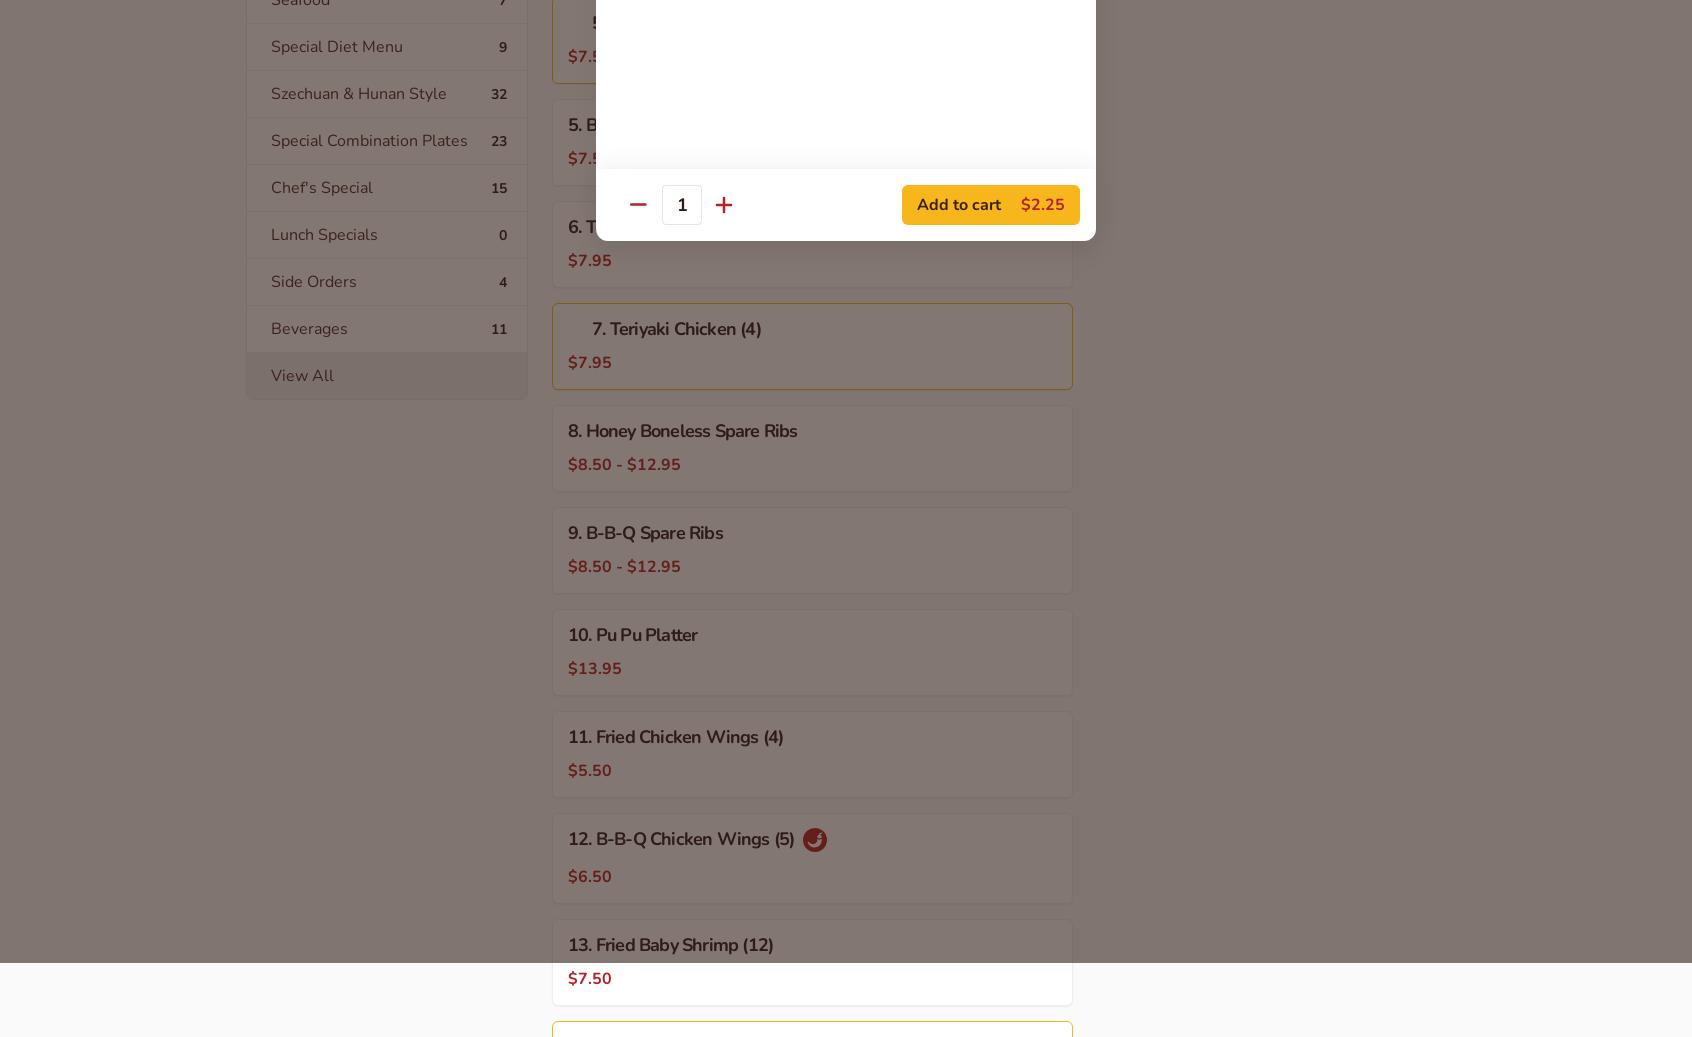 This screenshot has width=1692, height=1037. I want to click on 'Side Orders', so click(313, 280).